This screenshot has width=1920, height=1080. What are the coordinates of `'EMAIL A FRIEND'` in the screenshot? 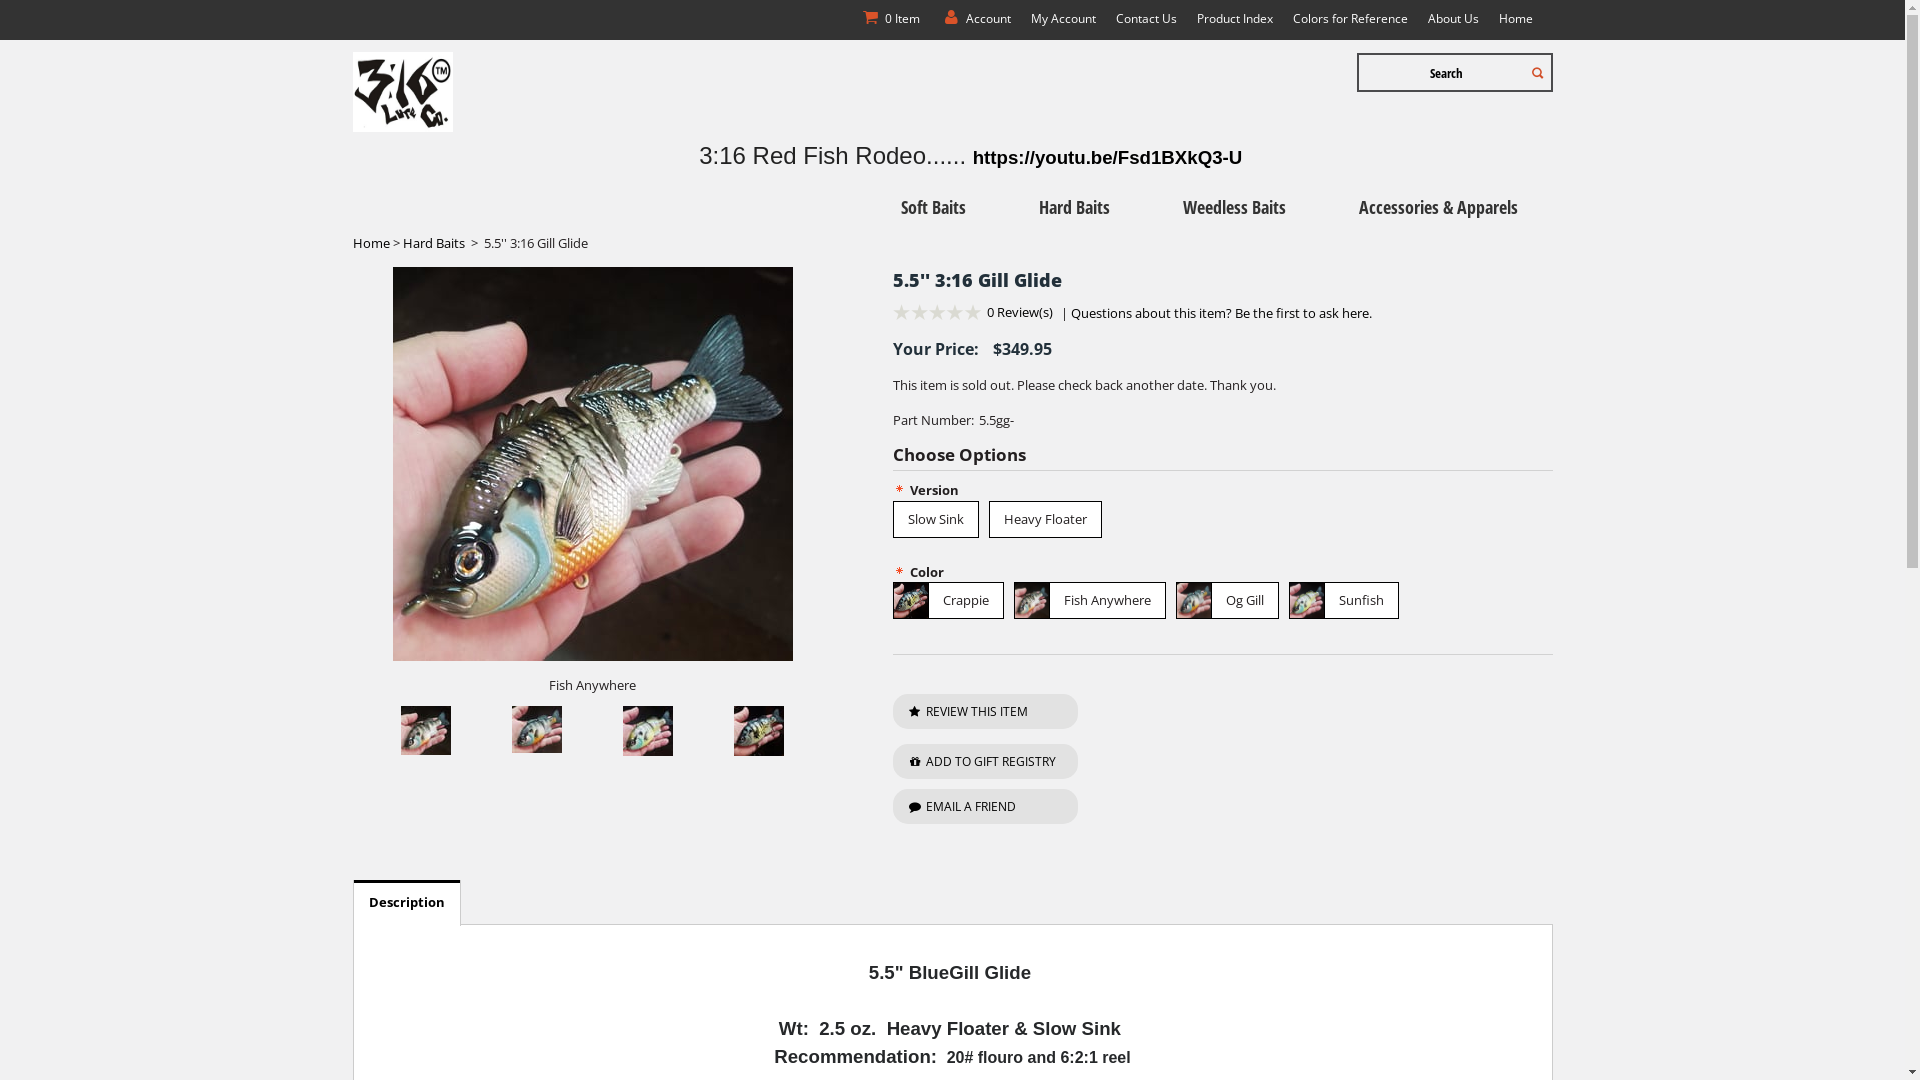 It's located at (984, 805).